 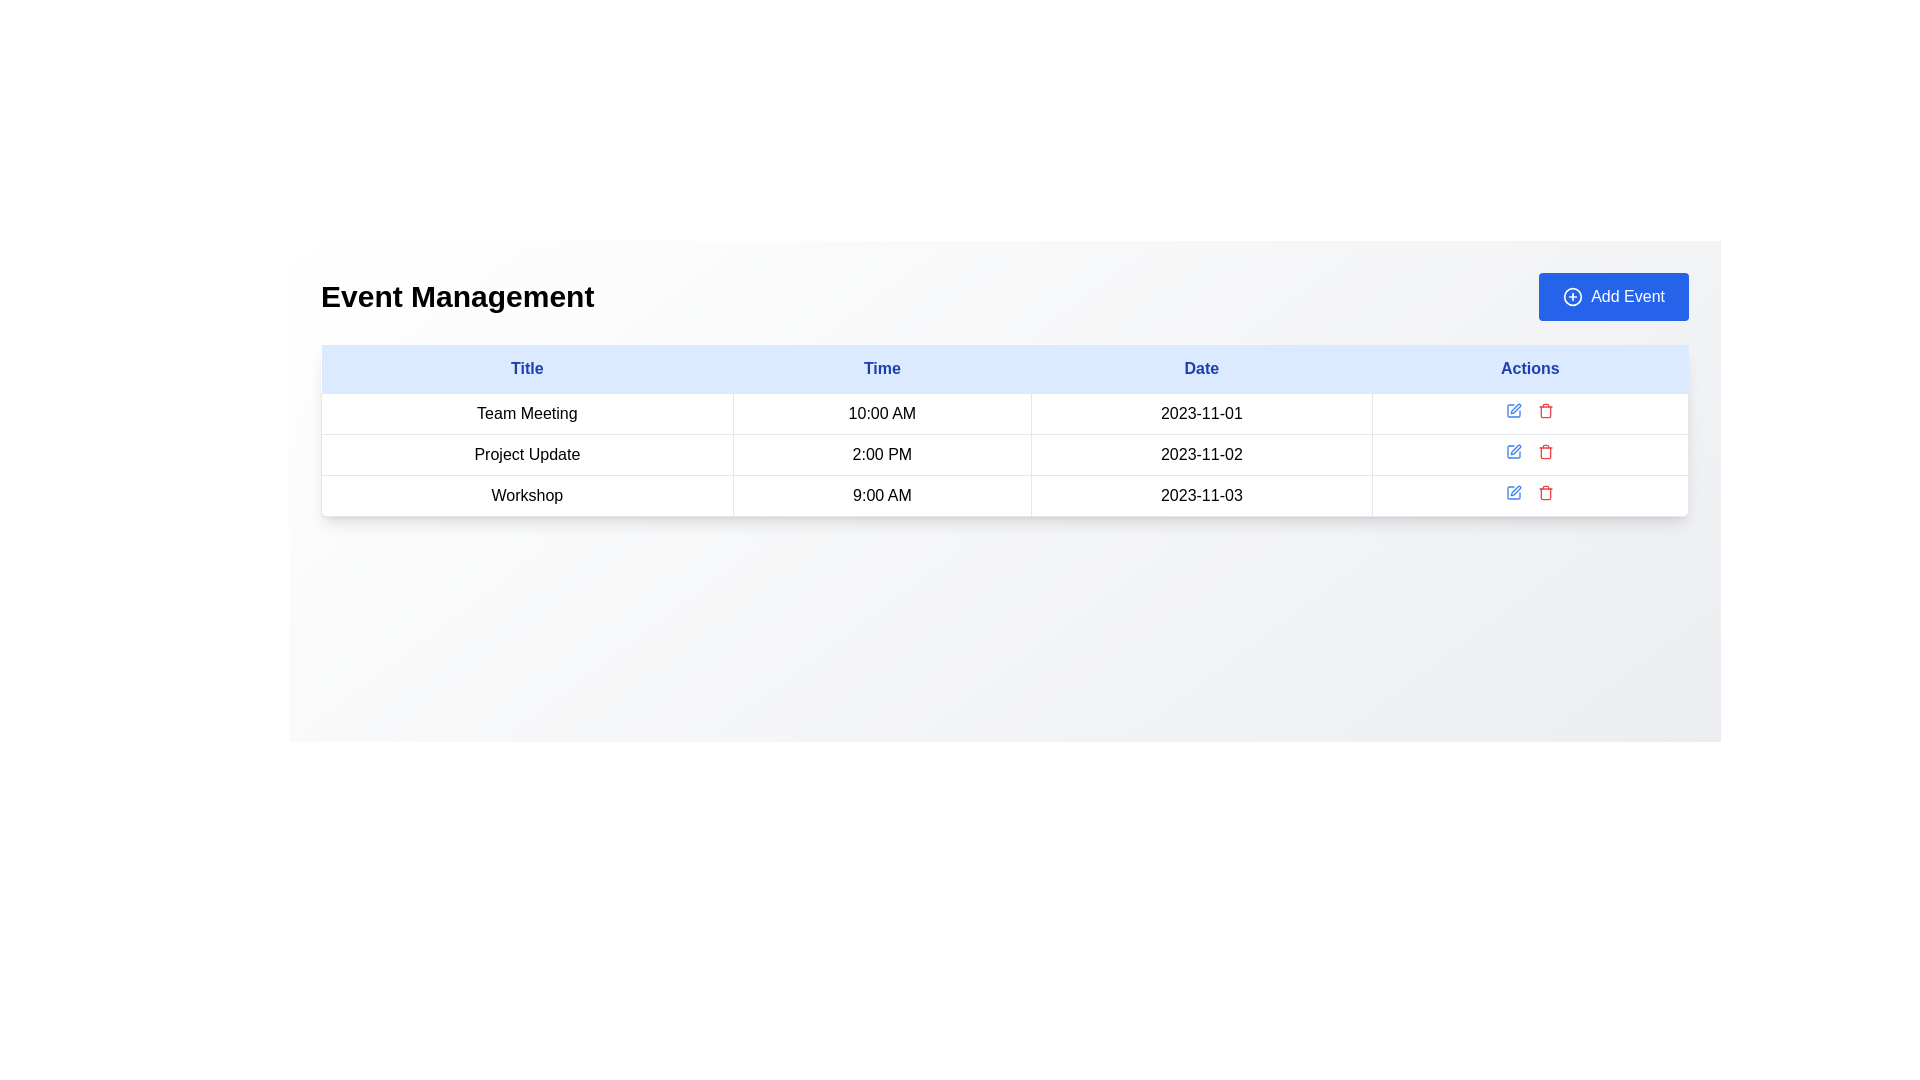 I want to click on the edit icon button located in the 'Actions' column of the last row of the table, so click(x=1514, y=493).